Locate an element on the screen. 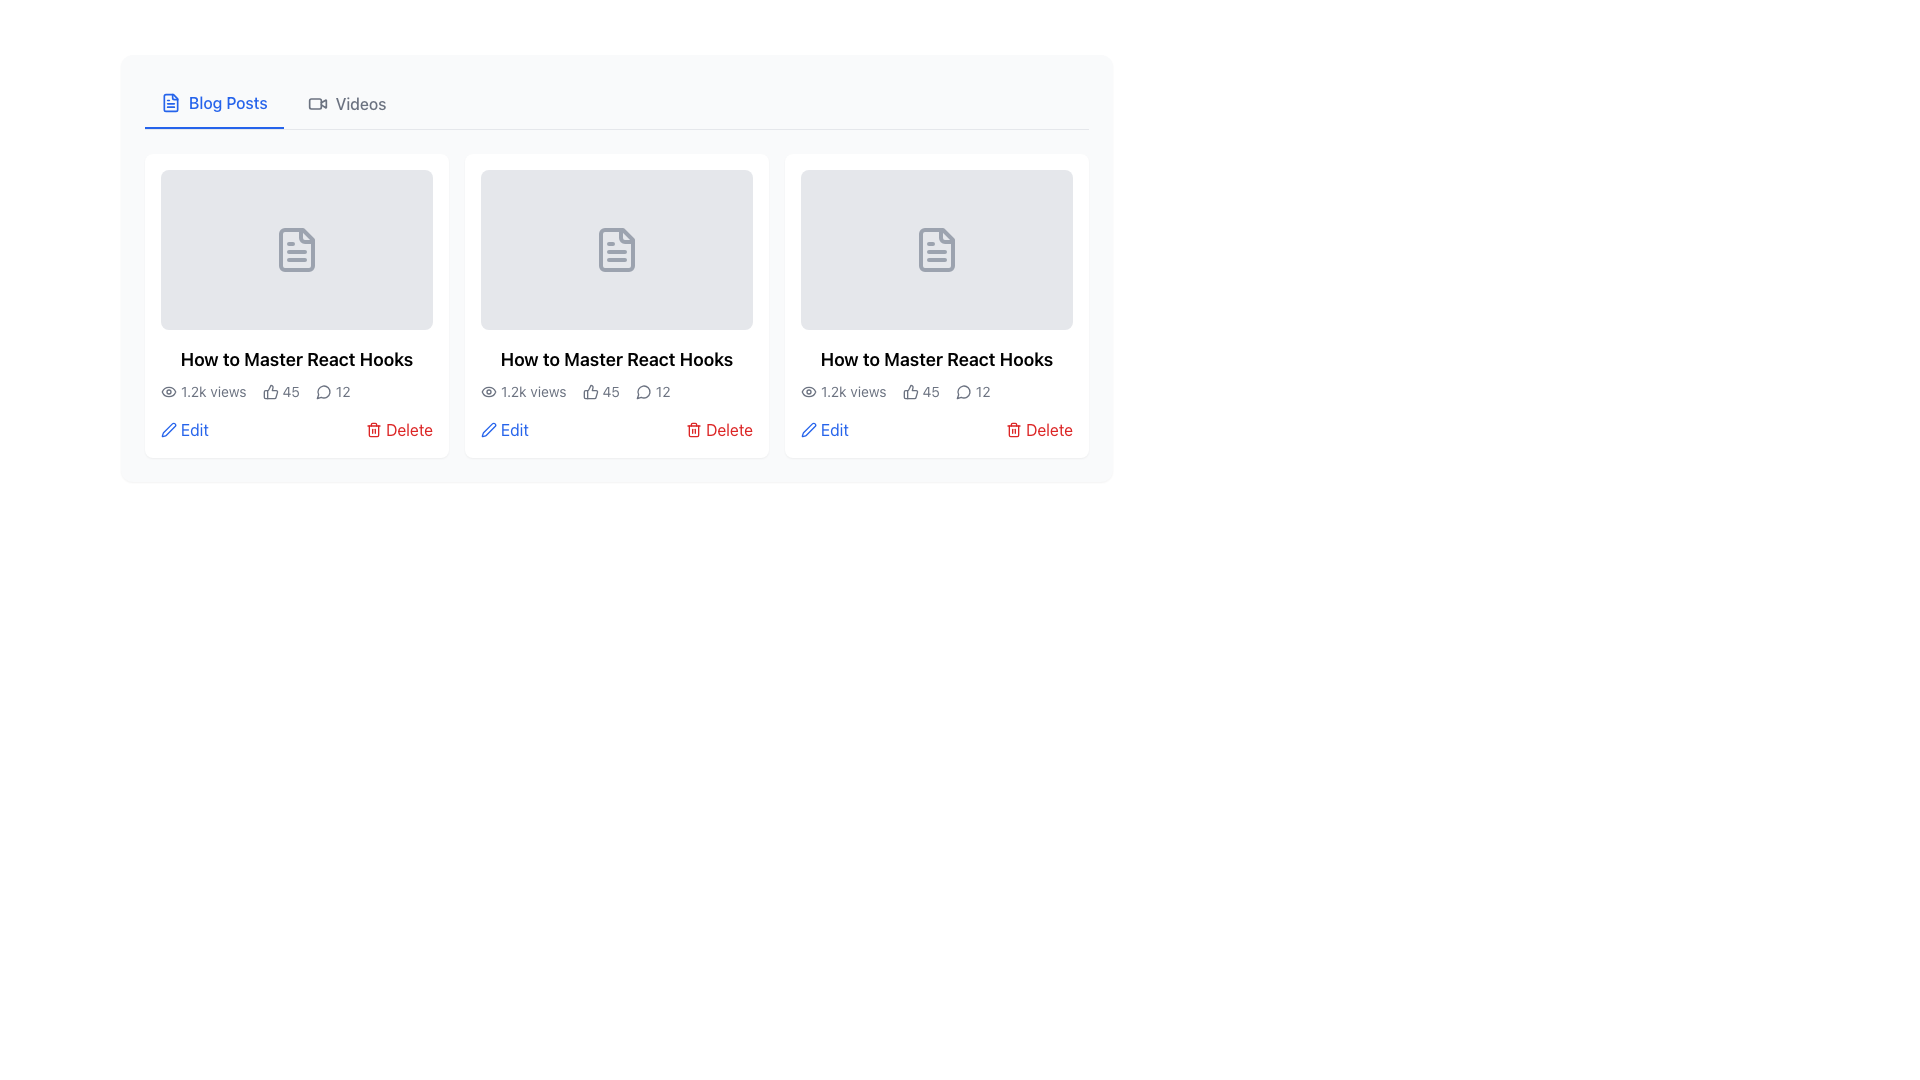 This screenshot has height=1080, width=1920. the pen icon associated with the 'Edit' action, which is located to the left of the word 'Edit' in the second blog post card from the left is located at coordinates (489, 428).